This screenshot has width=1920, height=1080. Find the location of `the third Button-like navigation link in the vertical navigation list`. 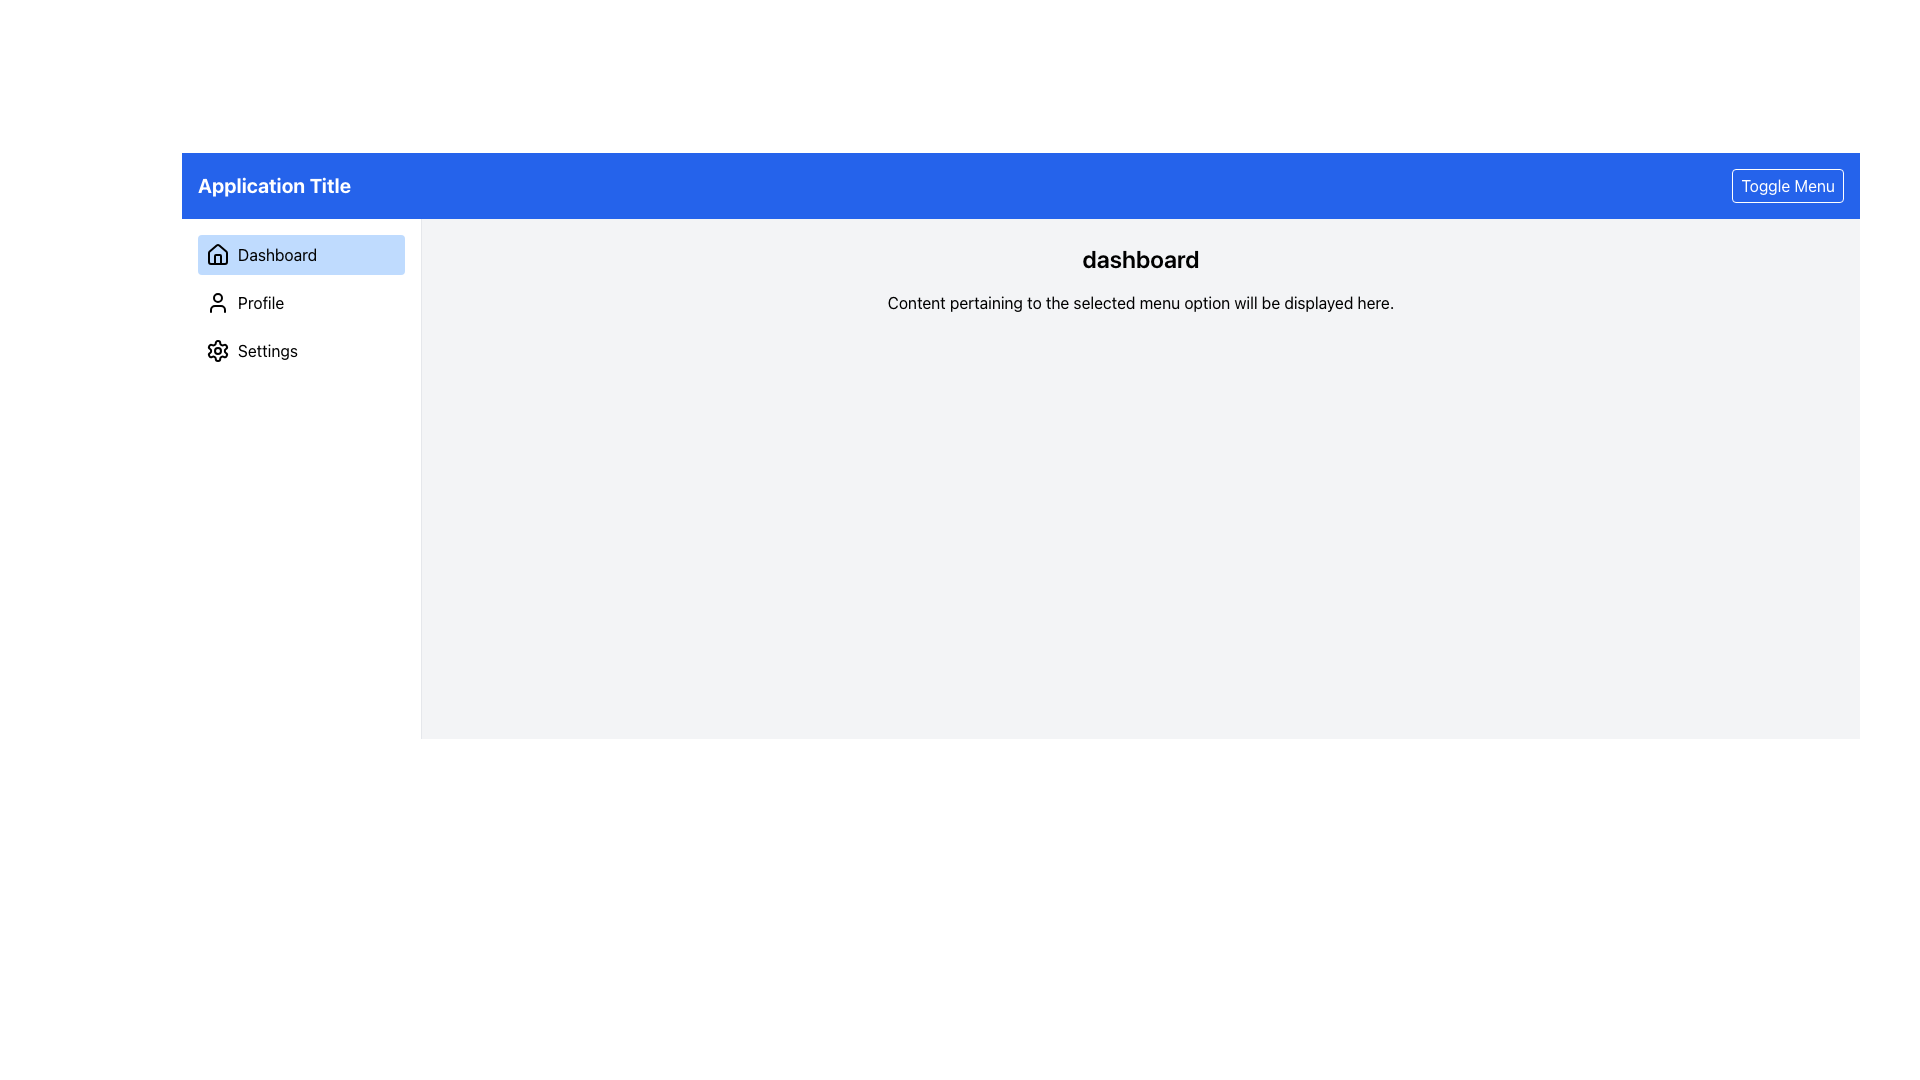

the third Button-like navigation link in the vertical navigation list is located at coordinates (300, 350).